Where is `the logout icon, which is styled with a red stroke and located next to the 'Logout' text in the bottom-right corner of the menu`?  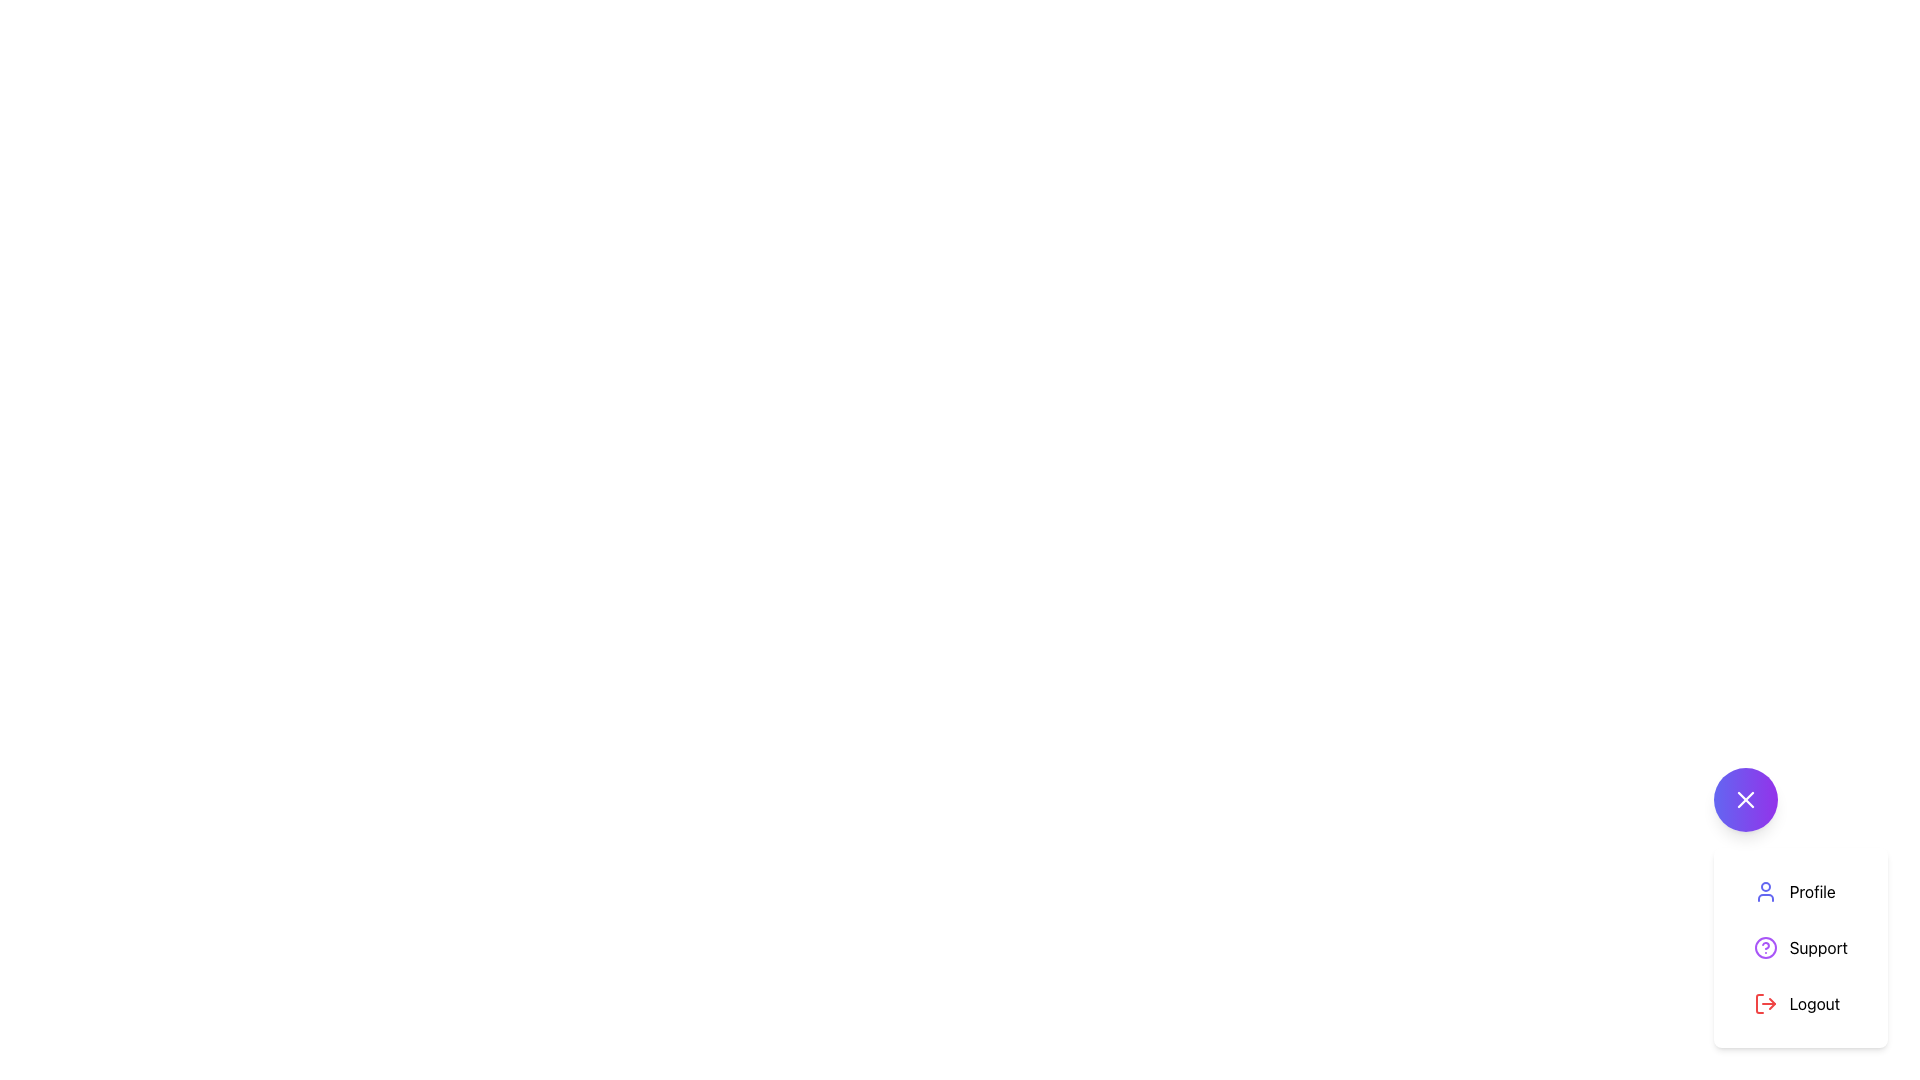
the logout icon, which is styled with a red stroke and located next to the 'Logout' text in the bottom-right corner of the menu is located at coordinates (1765, 1003).